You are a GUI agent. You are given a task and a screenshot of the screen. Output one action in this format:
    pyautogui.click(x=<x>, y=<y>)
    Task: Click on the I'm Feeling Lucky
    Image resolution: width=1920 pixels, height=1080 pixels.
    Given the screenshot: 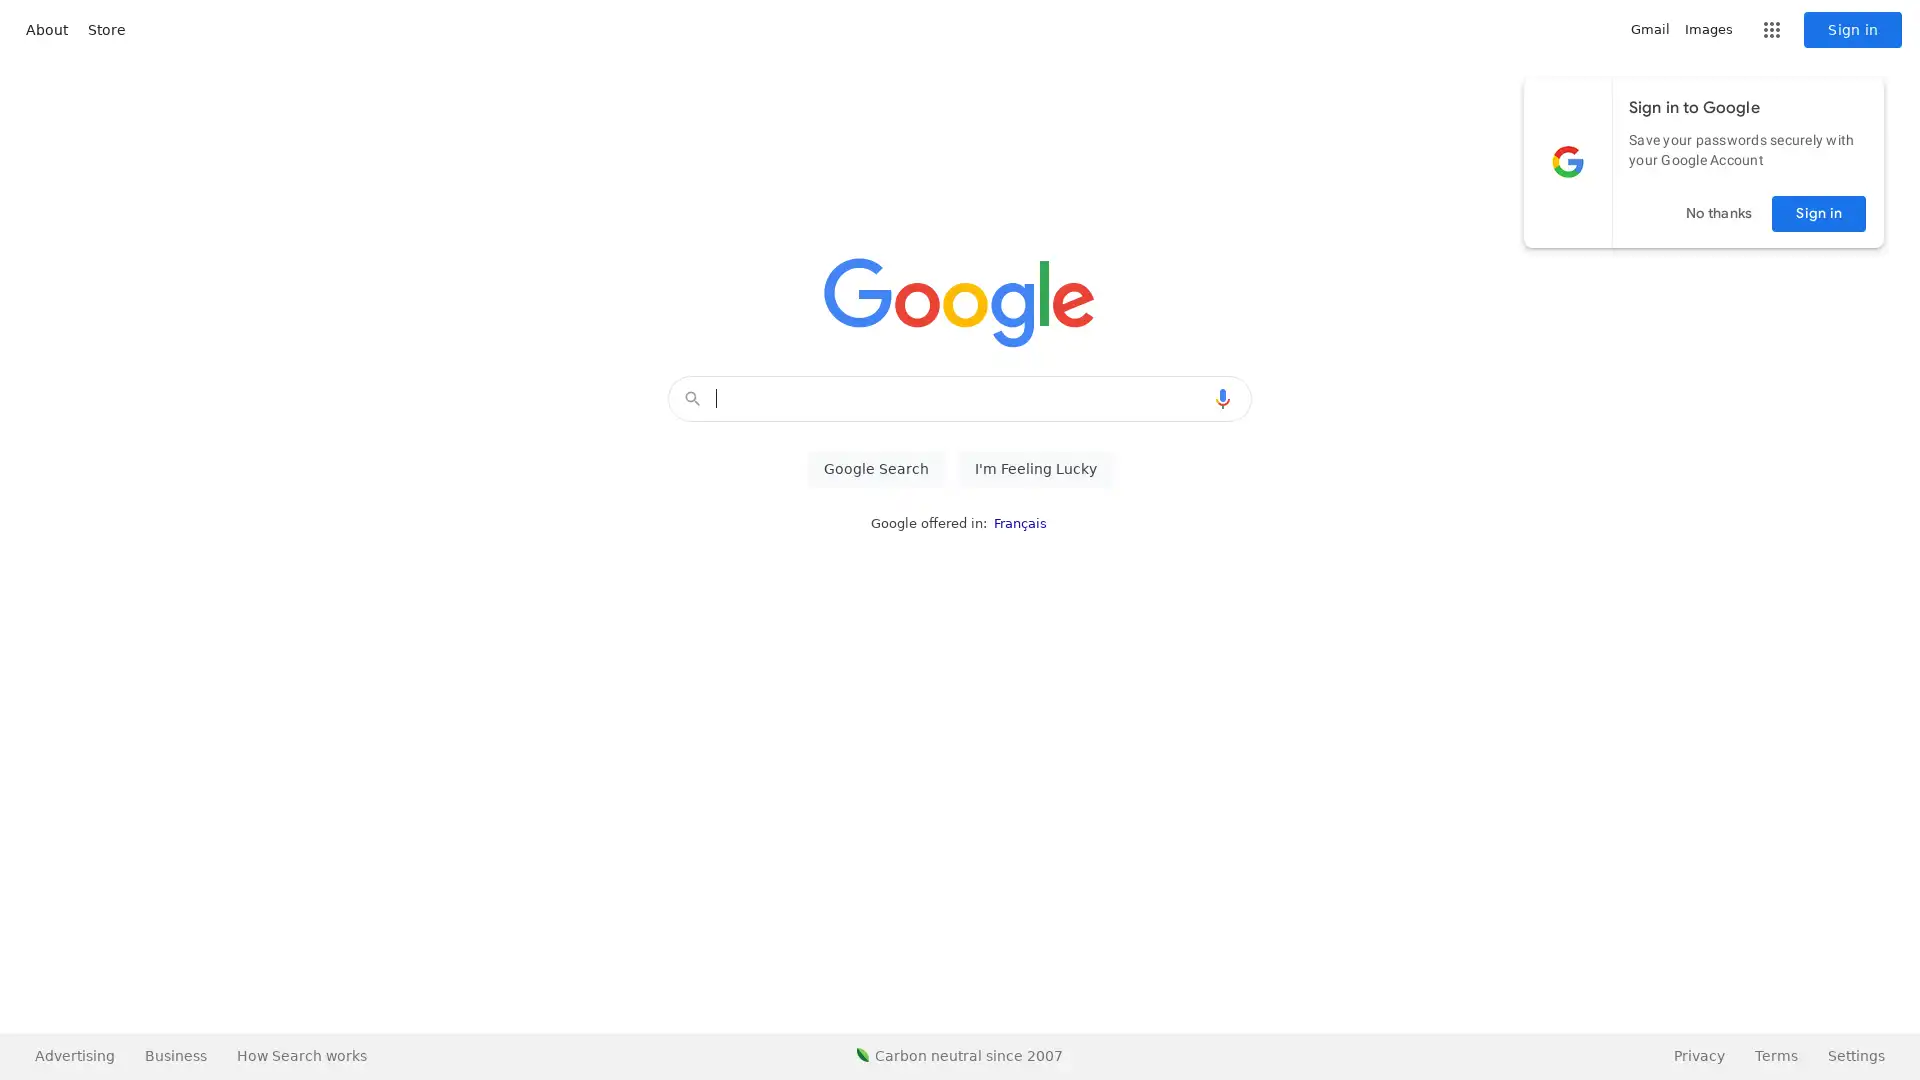 What is the action you would take?
    pyautogui.click(x=1035, y=469)
    